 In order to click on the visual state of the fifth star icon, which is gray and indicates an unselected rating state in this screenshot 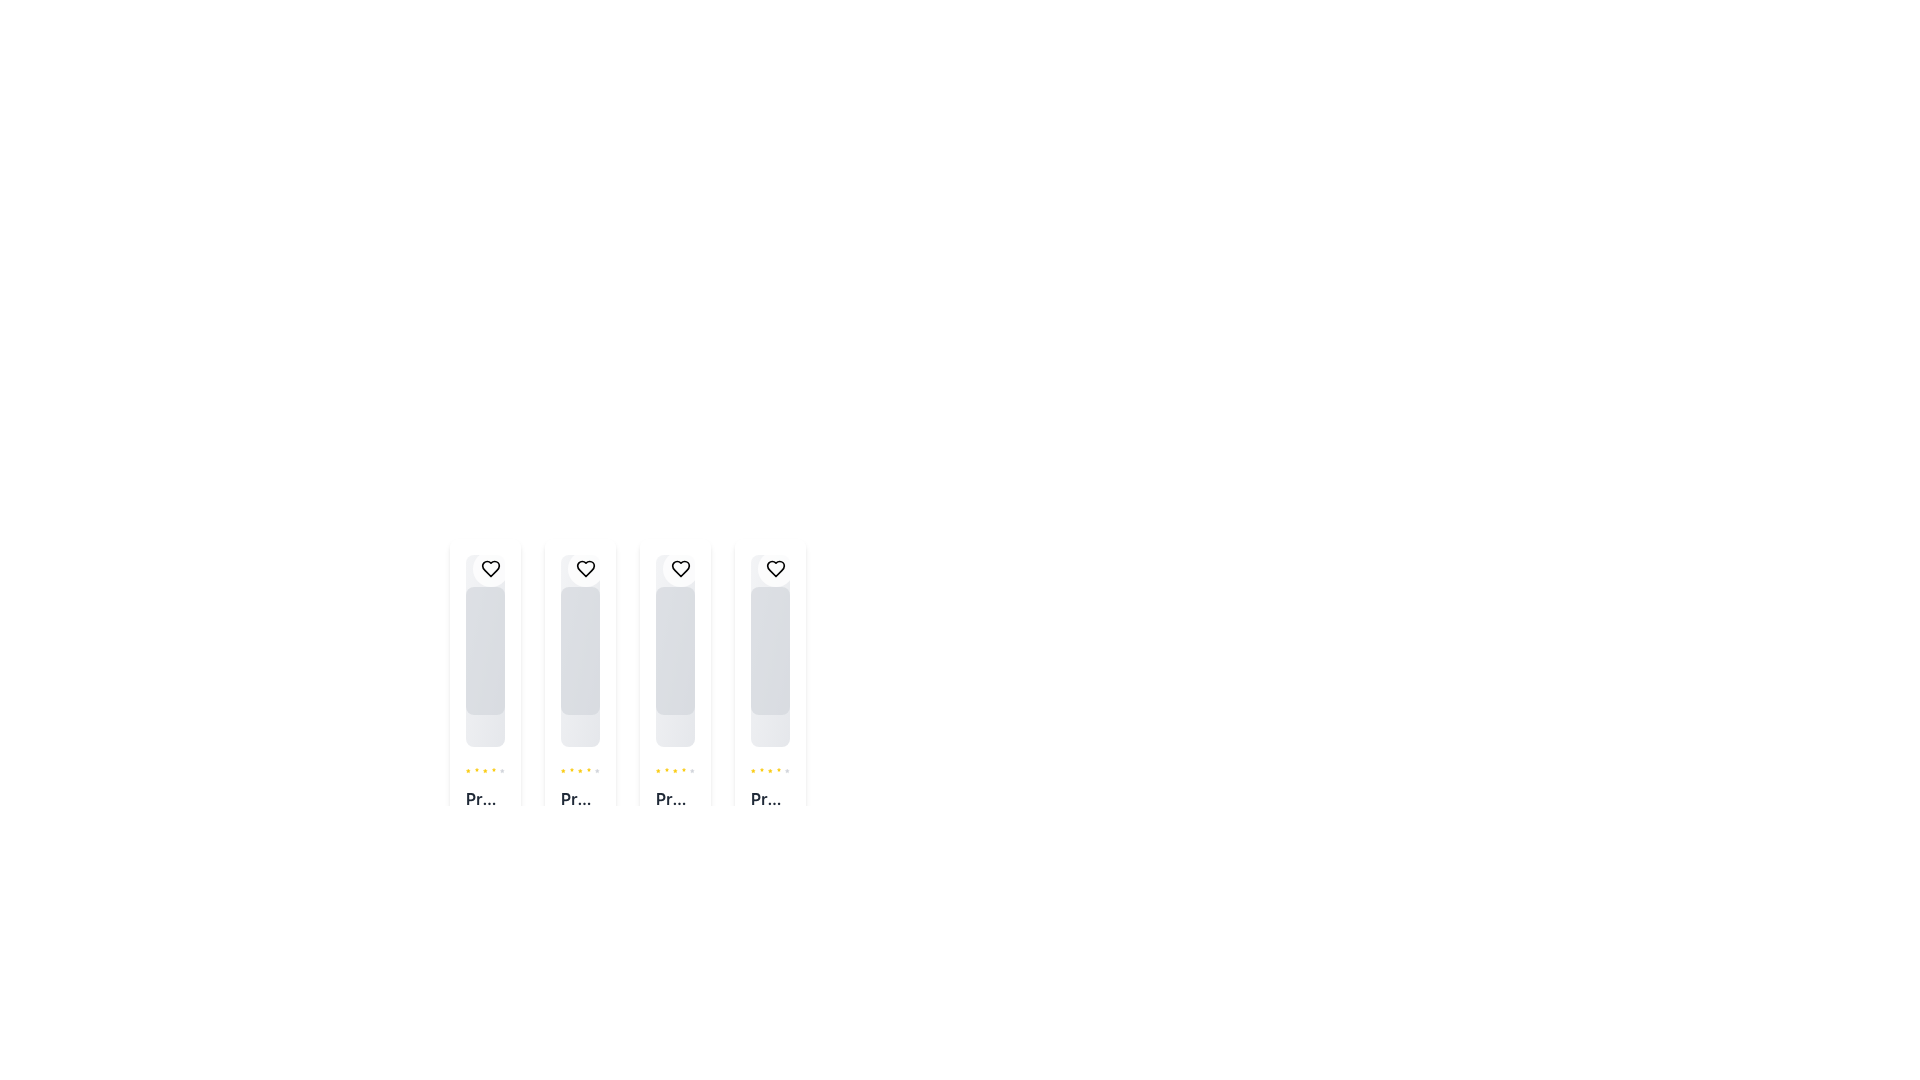, I will do `click(692, 770)`.